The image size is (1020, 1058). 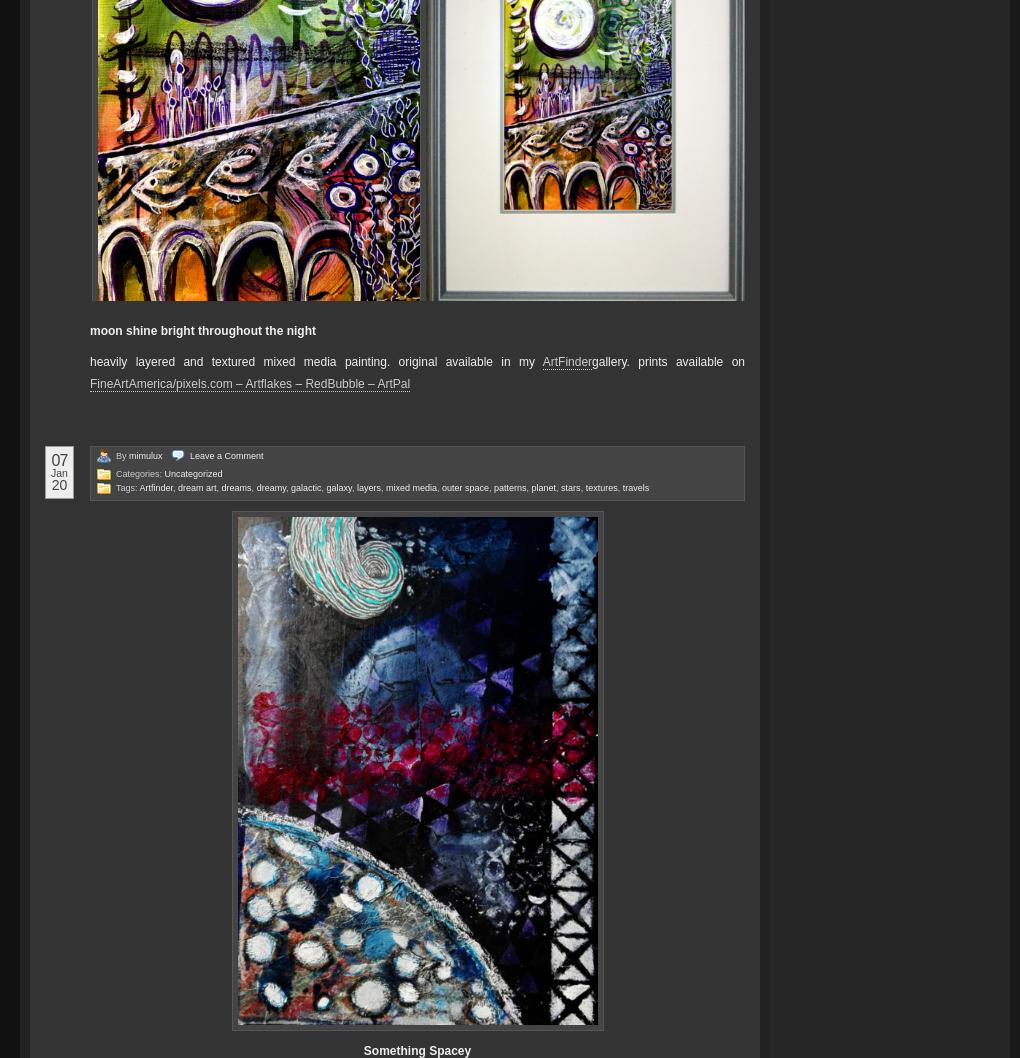 I want to click on 'planet', so click(x=530, y=485).